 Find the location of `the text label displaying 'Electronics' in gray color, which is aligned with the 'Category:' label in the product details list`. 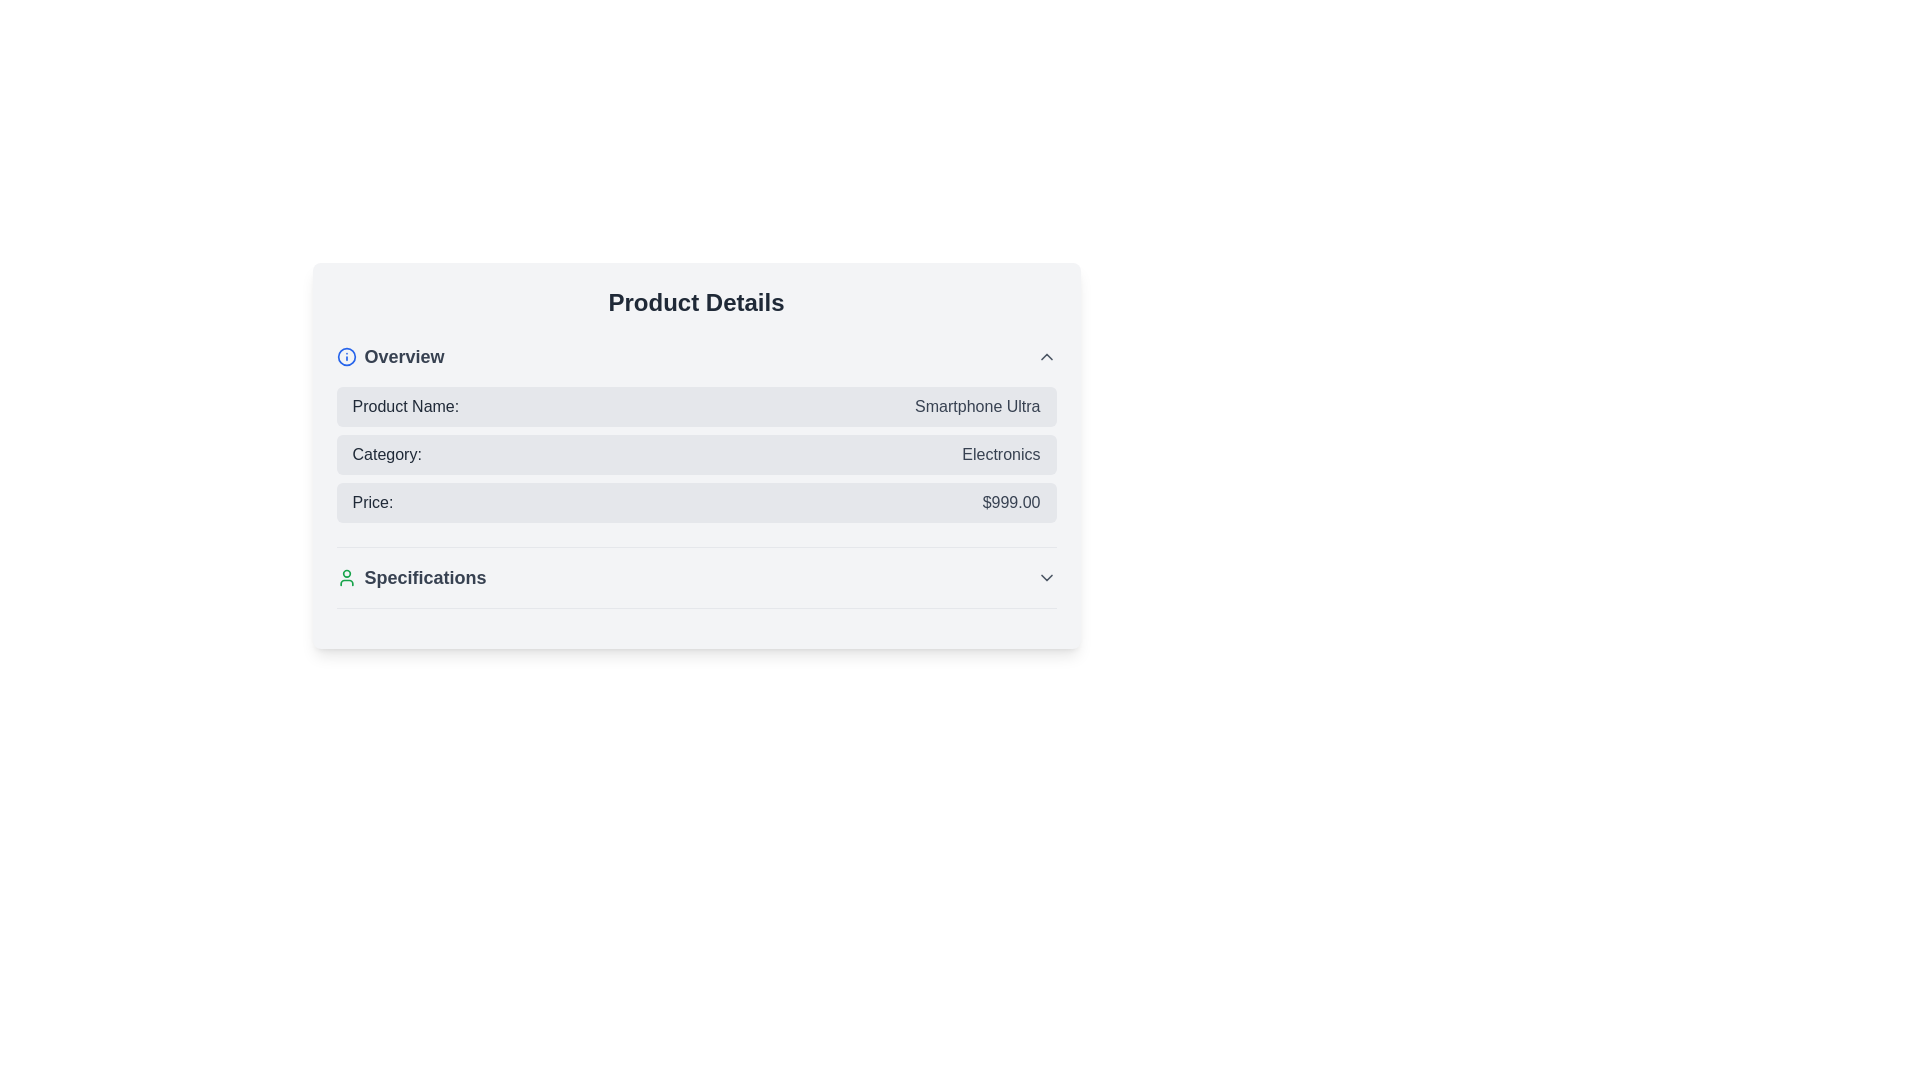

the text label displaying 'Electronics' in gray color, which is aligned with the 'Category:' label in the product details list is located at coordinates (1001, 455).